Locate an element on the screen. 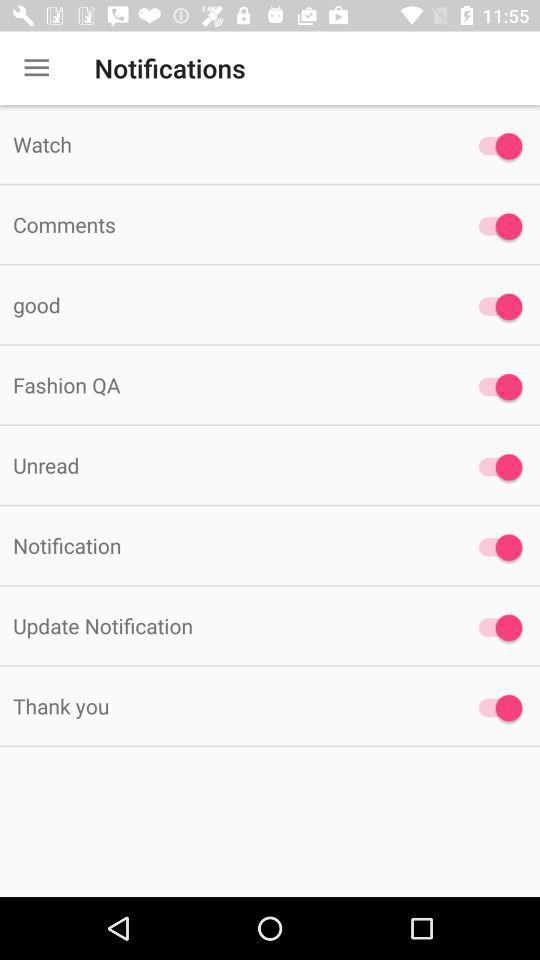  update notification item is located at coordinates (224, 624).